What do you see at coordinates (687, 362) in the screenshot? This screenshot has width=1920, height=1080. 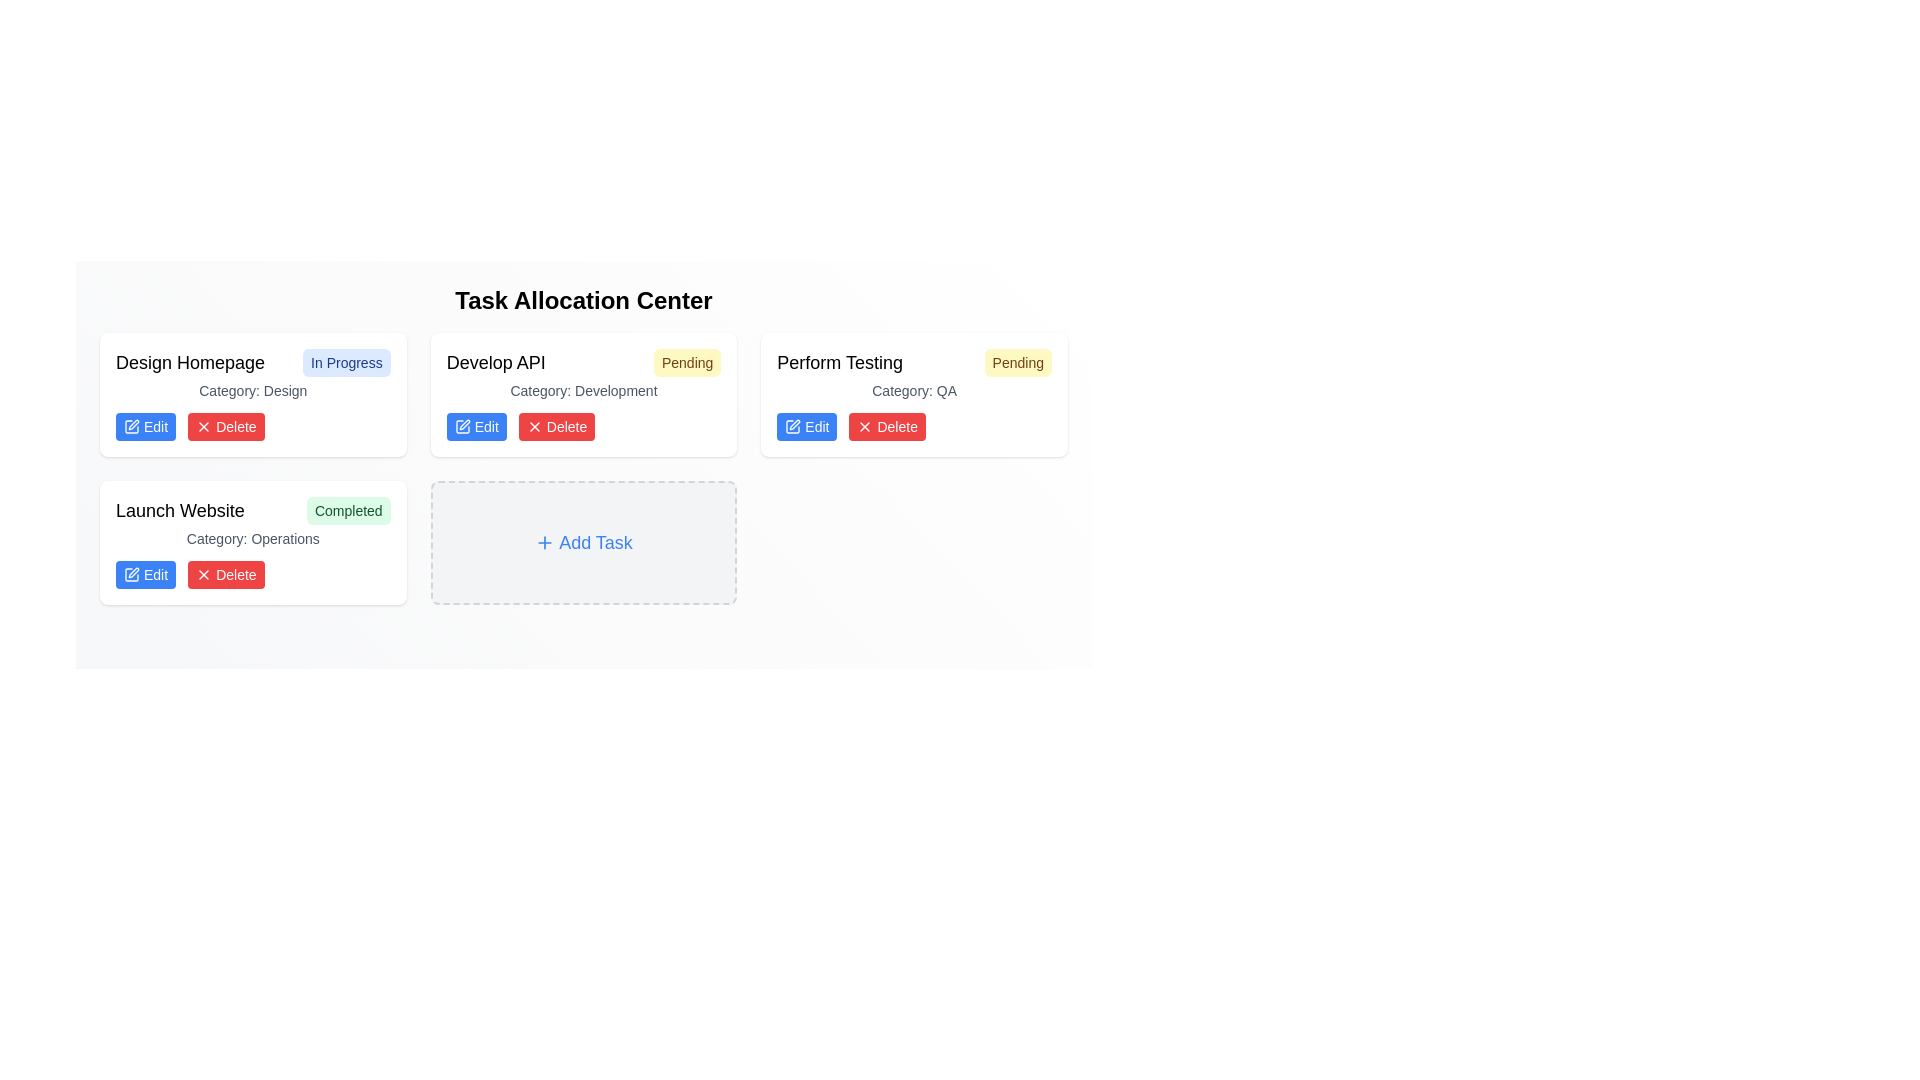 I see `the Status label with the text 'Pending', located in the top-right corner of the 'Develop API' task card` at bounding box center [687, 362].